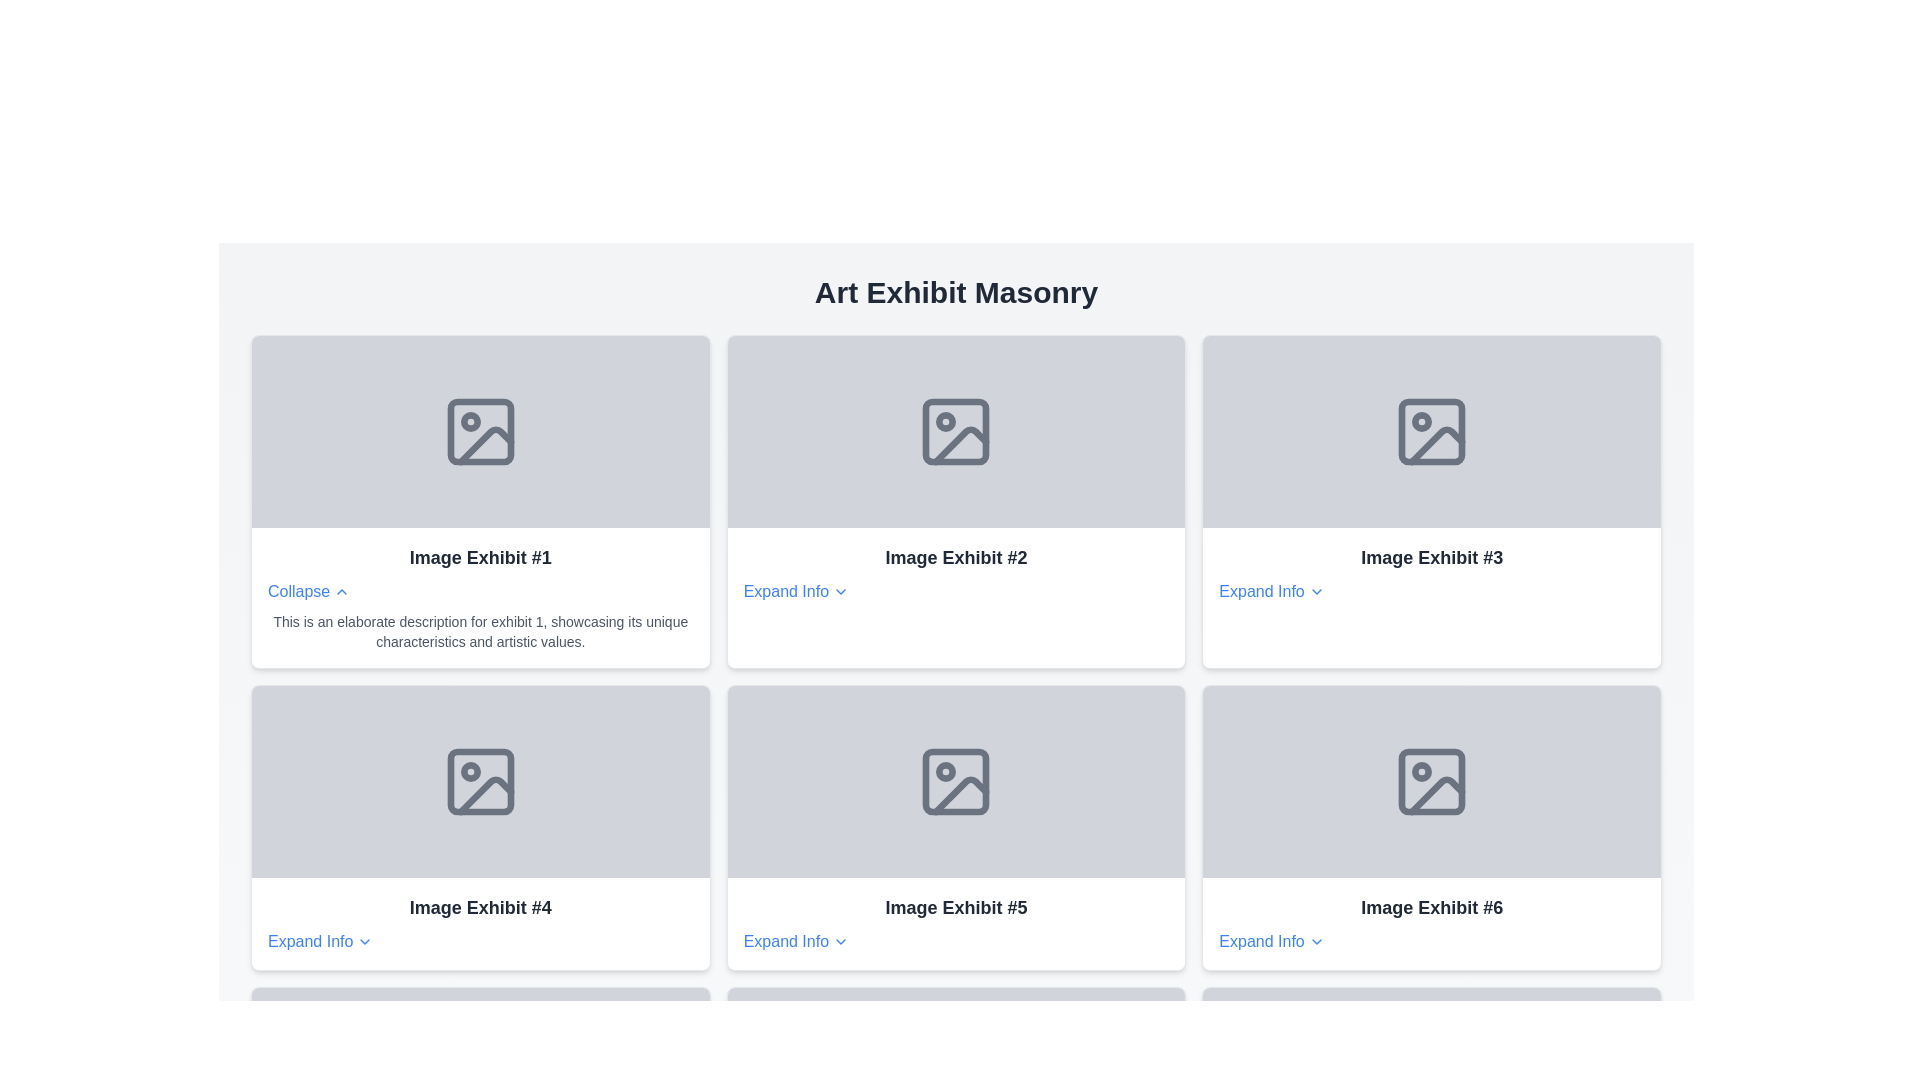 The width and height of the screenshot is (1920, 1080). I want to click on the arrow SVG icon located to the immediate right of the 'Collapse' text link in the card labeled 'Image Exhibit #1' to trigger the collapse action, so click(342, 590).